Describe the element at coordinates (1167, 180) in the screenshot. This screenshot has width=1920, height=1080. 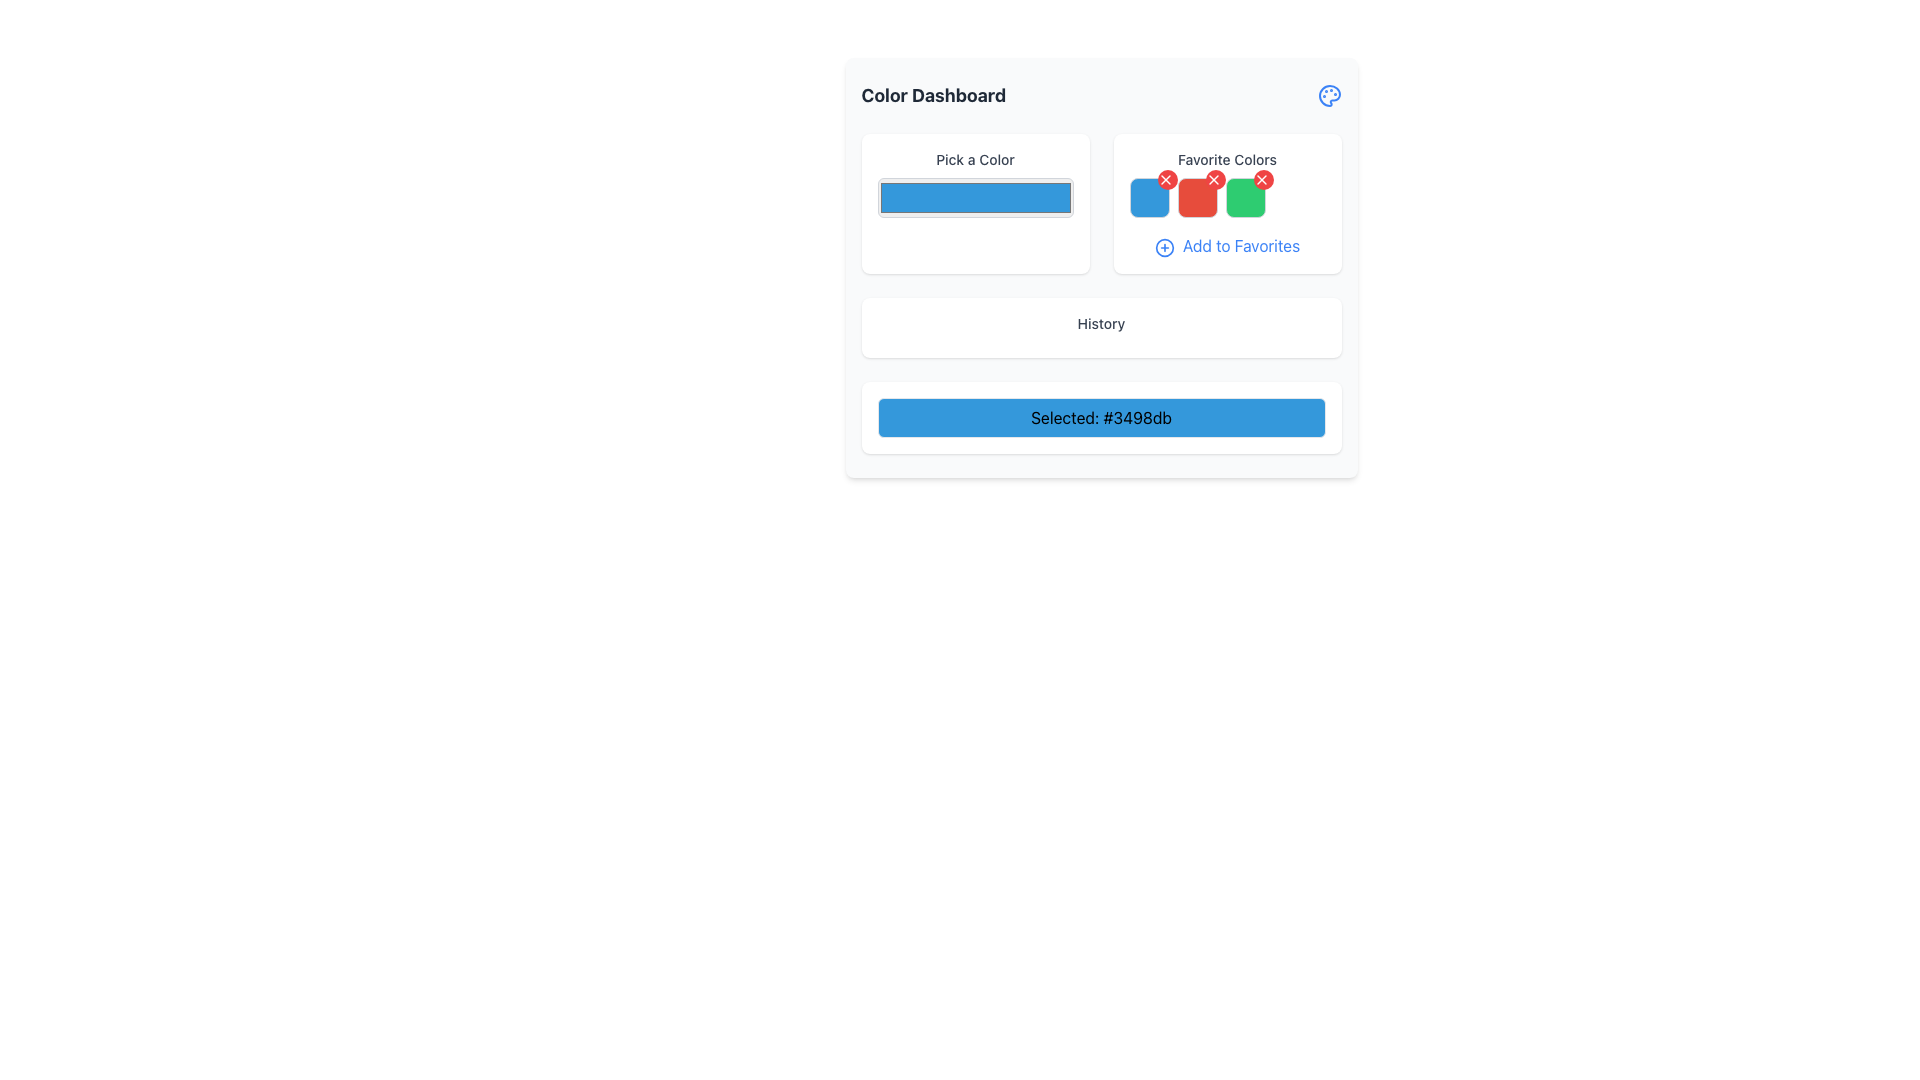
I see `the button located at the top-right corner of the red color block in the 'Favorite Colors' section` at that location.